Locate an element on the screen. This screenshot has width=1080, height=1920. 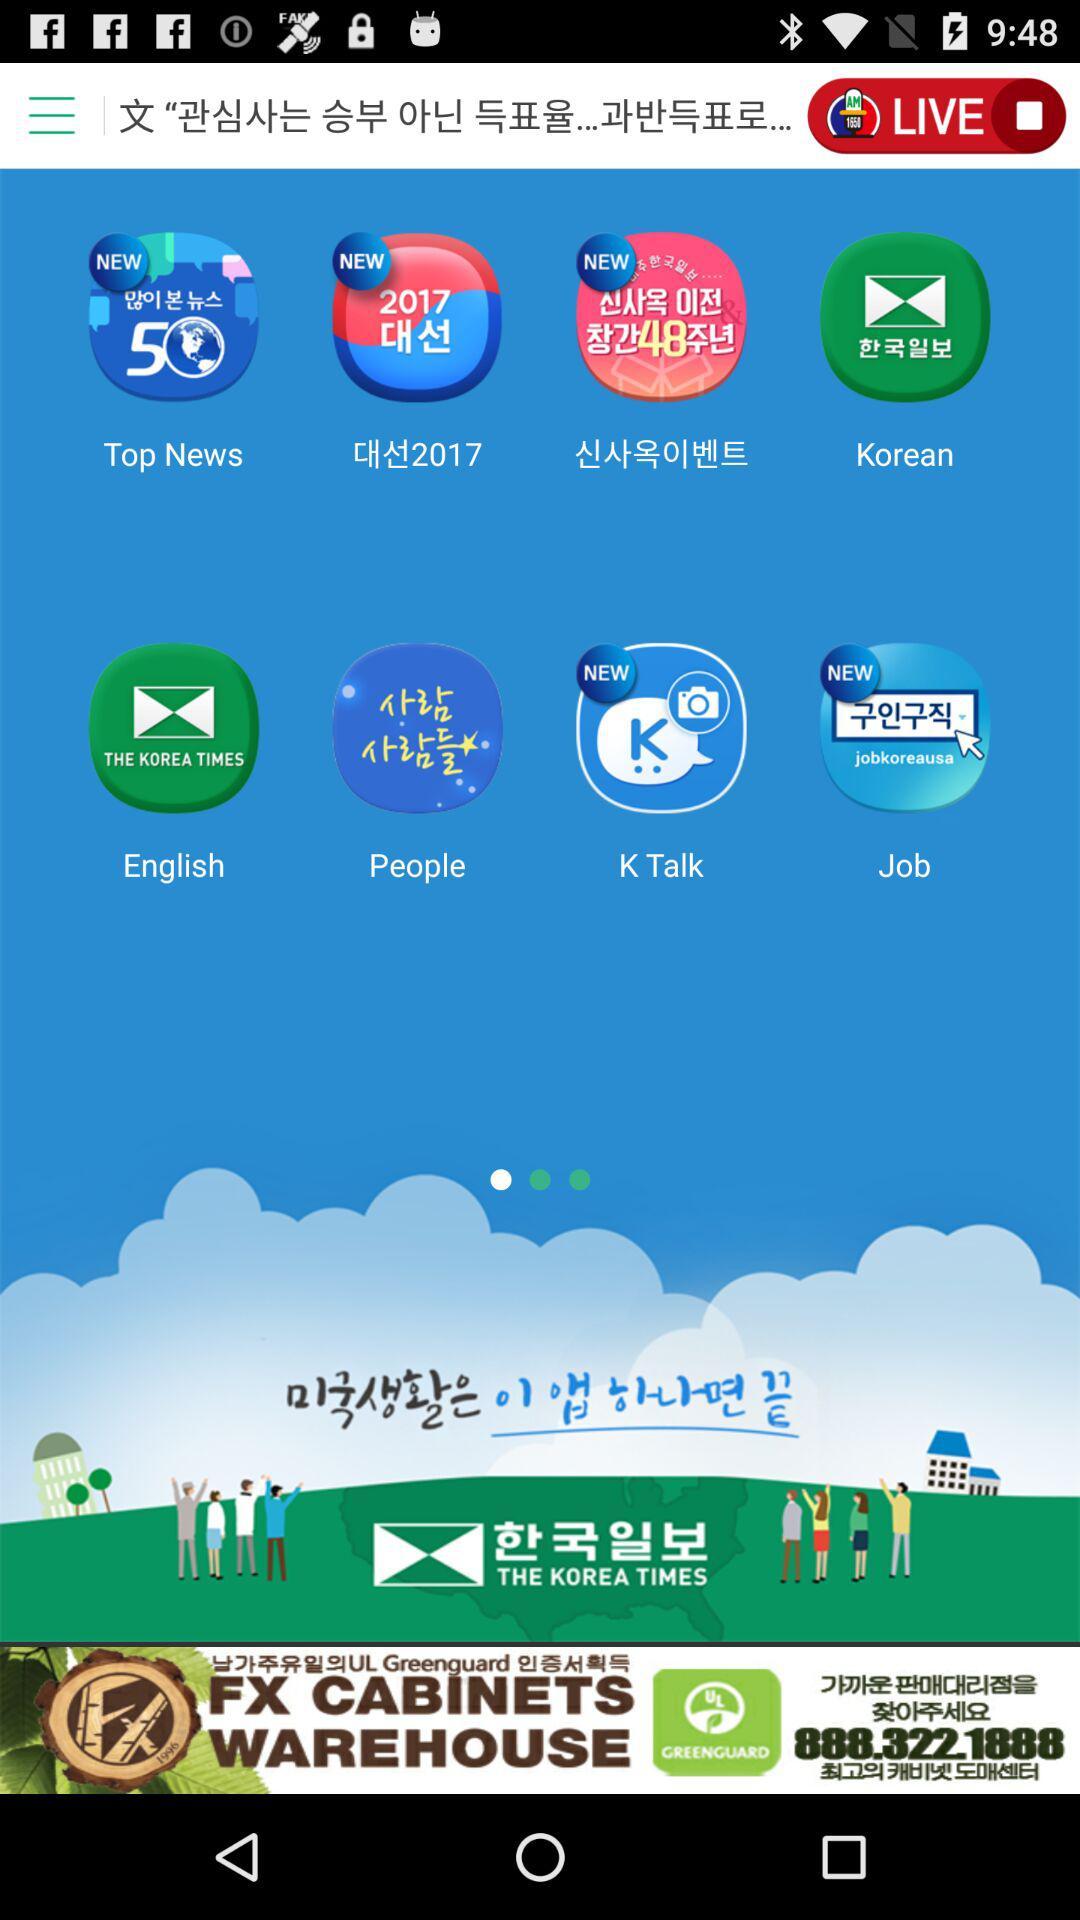
switch on the option is located at coordinates (935, 114).